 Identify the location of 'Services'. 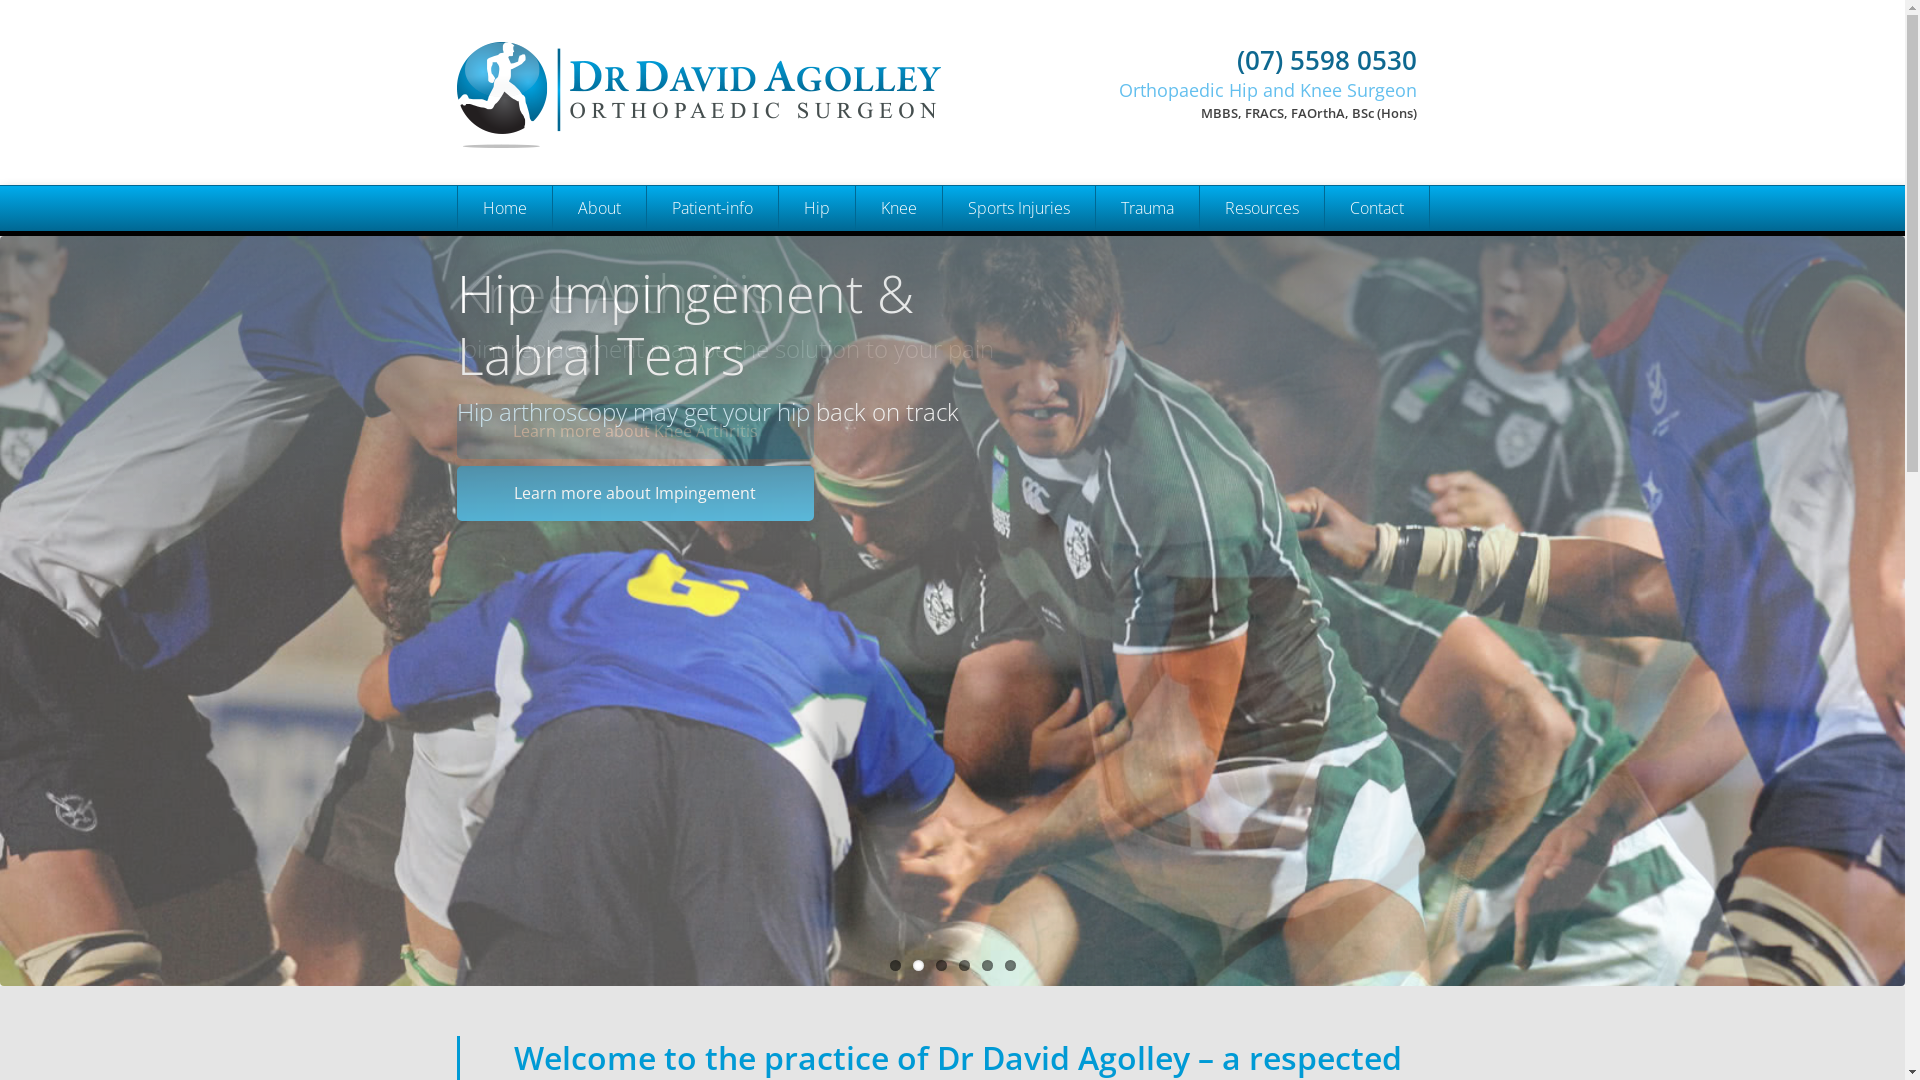
(711, 298).